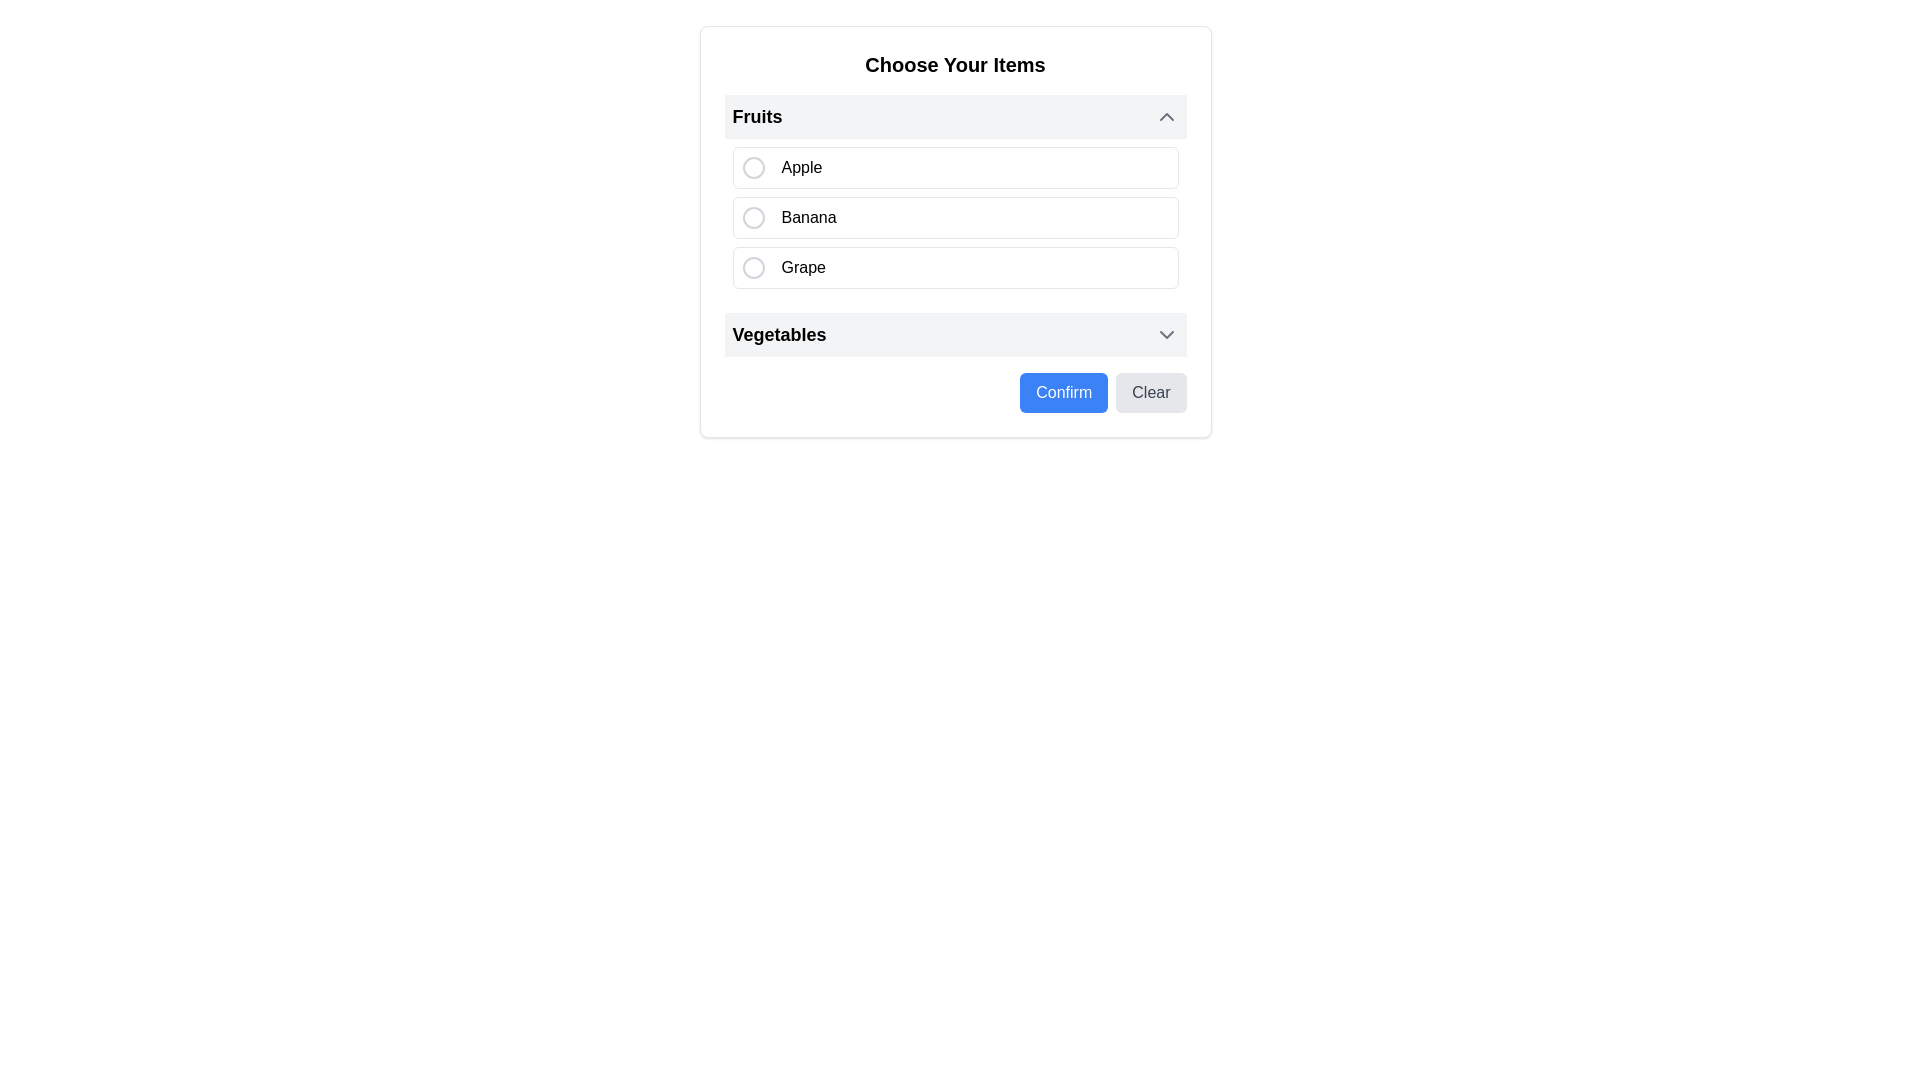 This screenshot has height=1080, width=1920. Describe the element at coordinates (752, 167) in the screenshot. I see `the unfilled radio button circle located to the left of the text 'Apple' in the 'Fruits' category list` at that location.